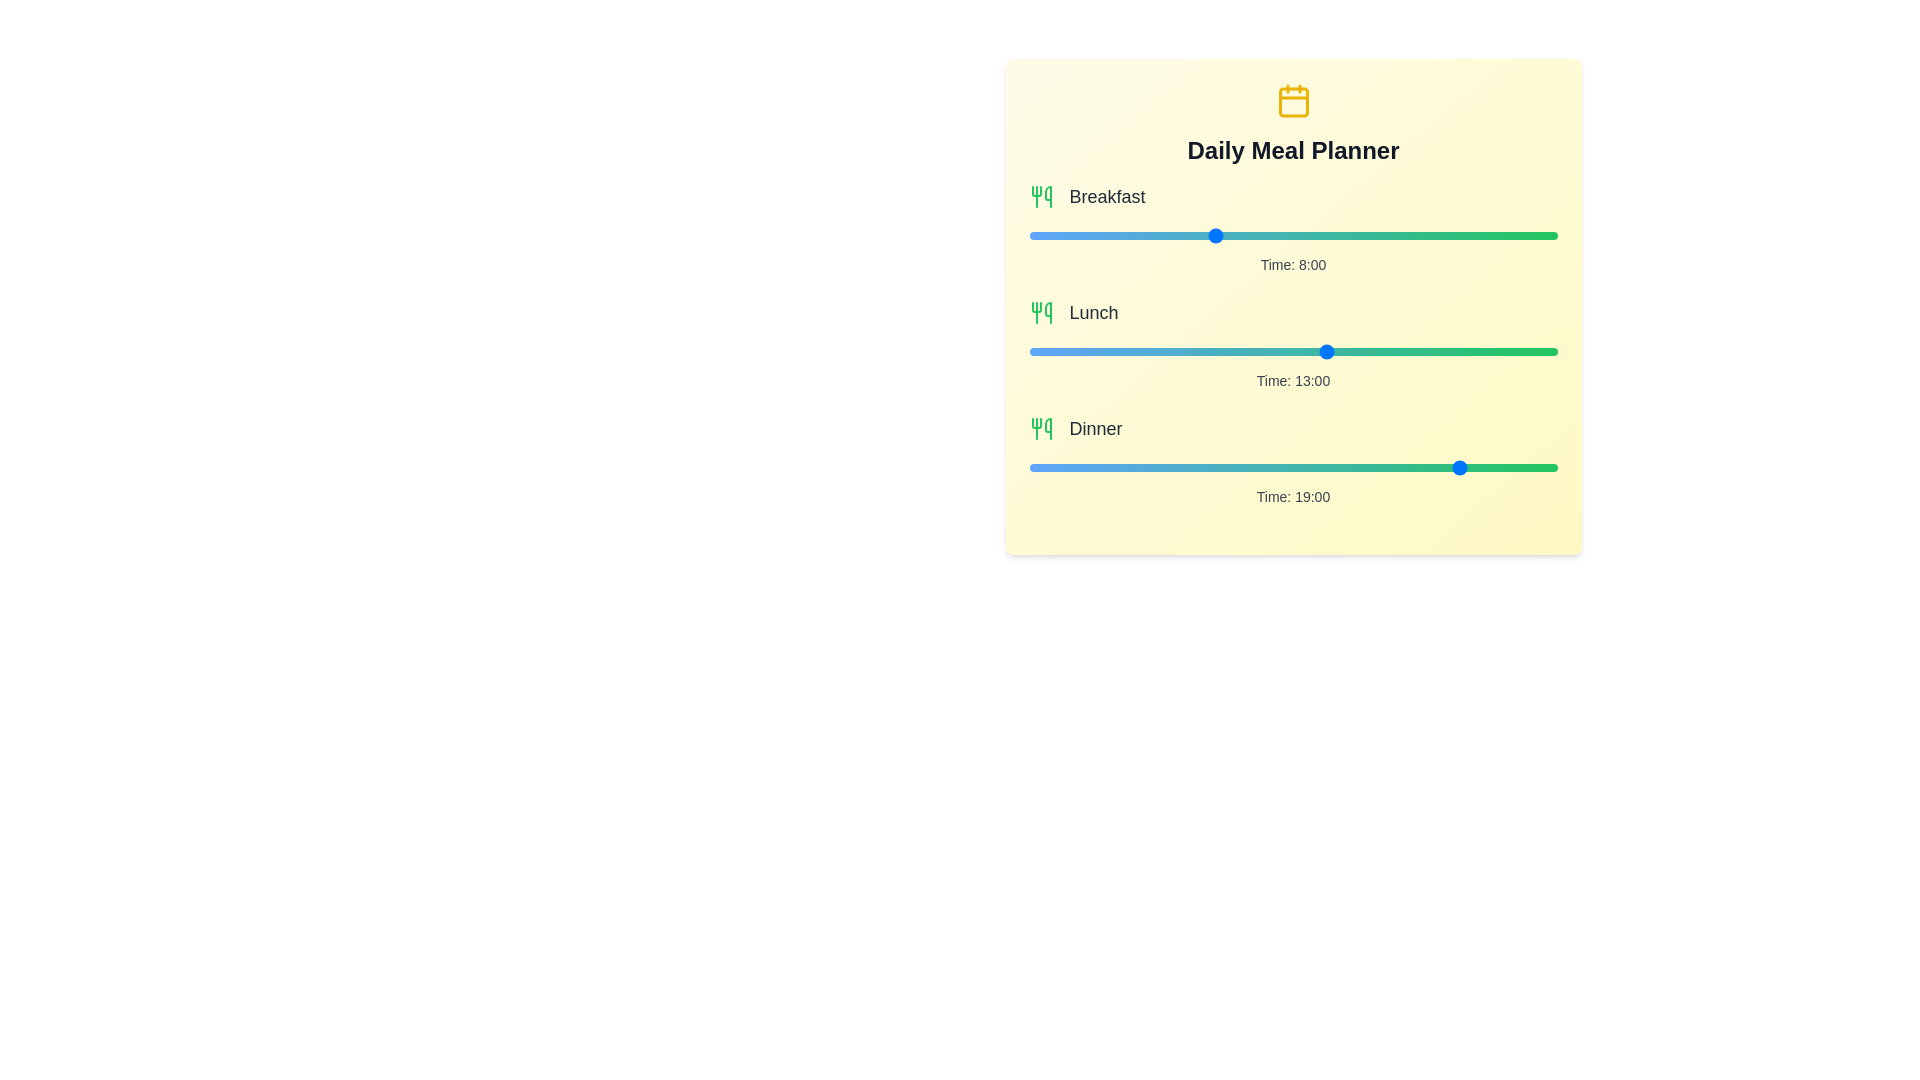  I want to click on the 0 slider to 8 hours, so click(1477, 234).